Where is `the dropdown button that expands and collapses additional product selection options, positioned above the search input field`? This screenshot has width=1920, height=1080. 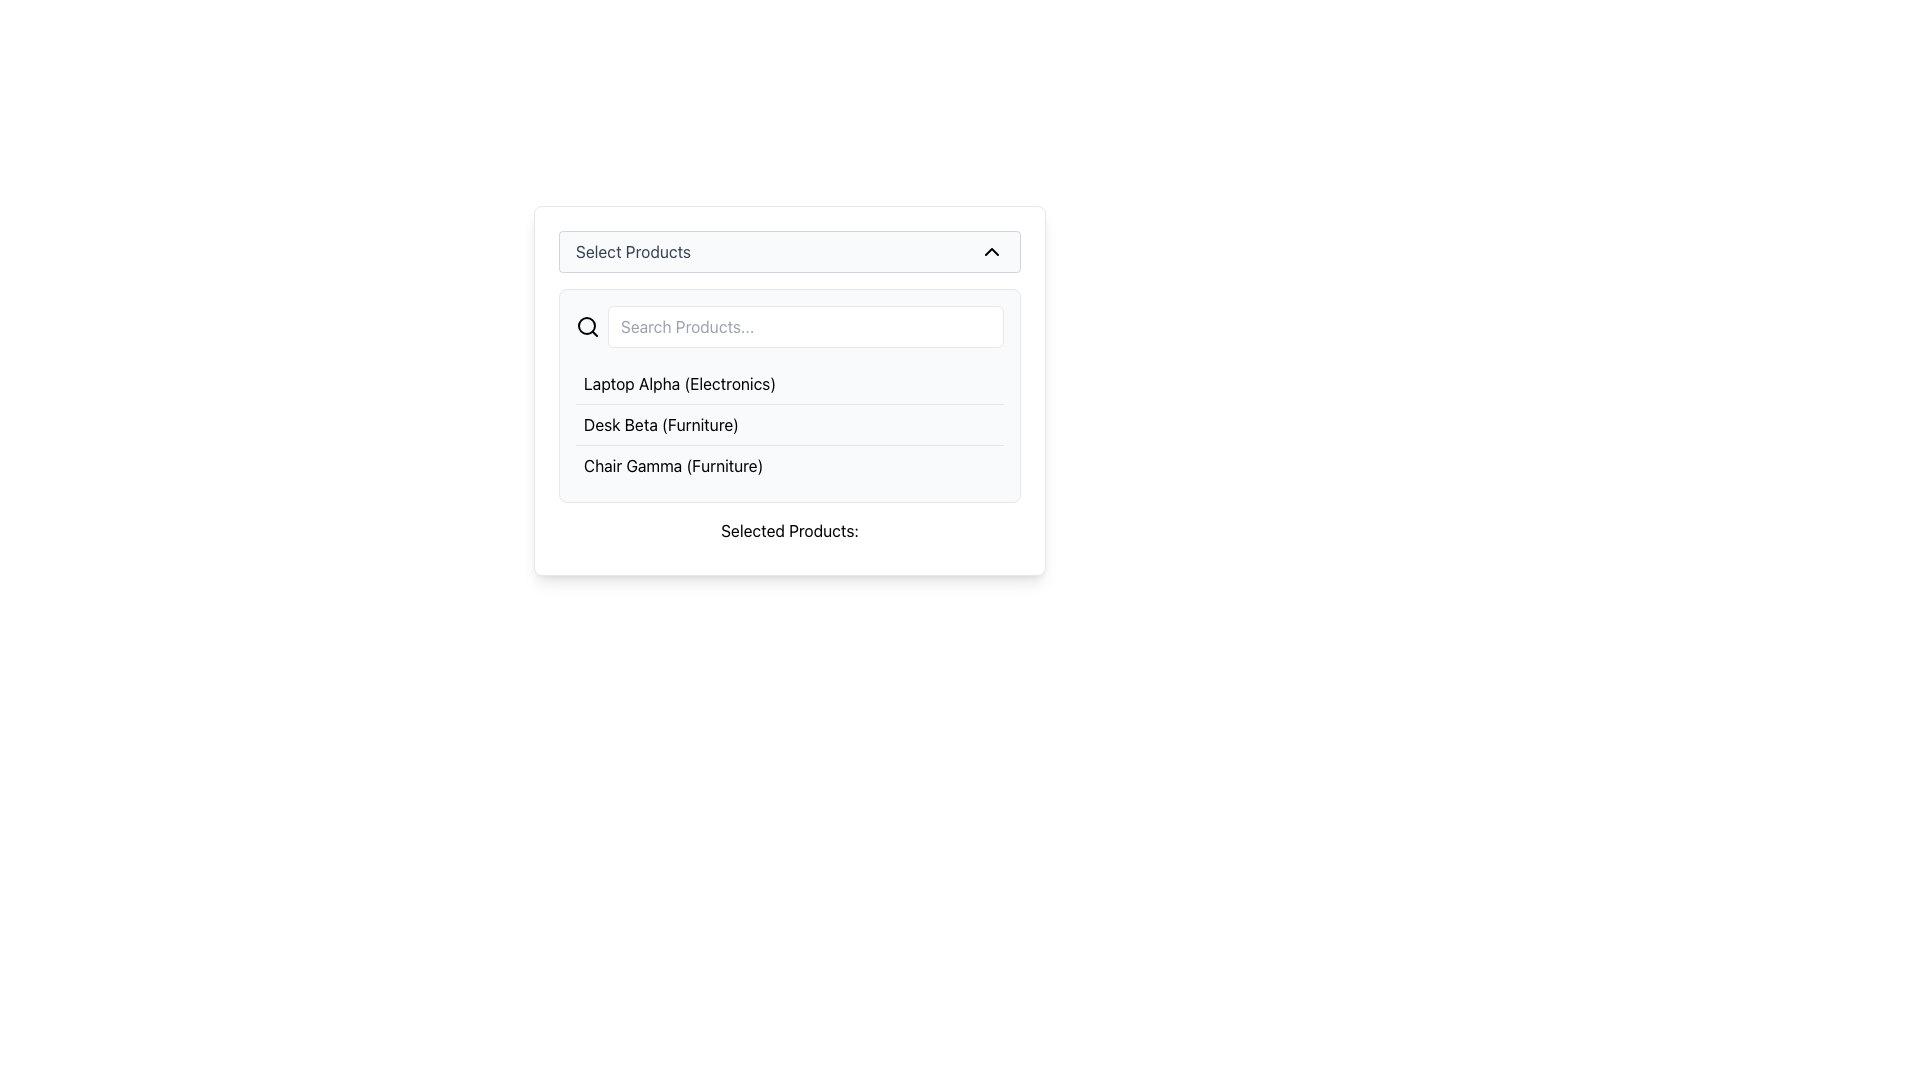 the dropdown button that expands and collapses additional product selection options, positioned above the search input field is located at coordinates (789, 250).